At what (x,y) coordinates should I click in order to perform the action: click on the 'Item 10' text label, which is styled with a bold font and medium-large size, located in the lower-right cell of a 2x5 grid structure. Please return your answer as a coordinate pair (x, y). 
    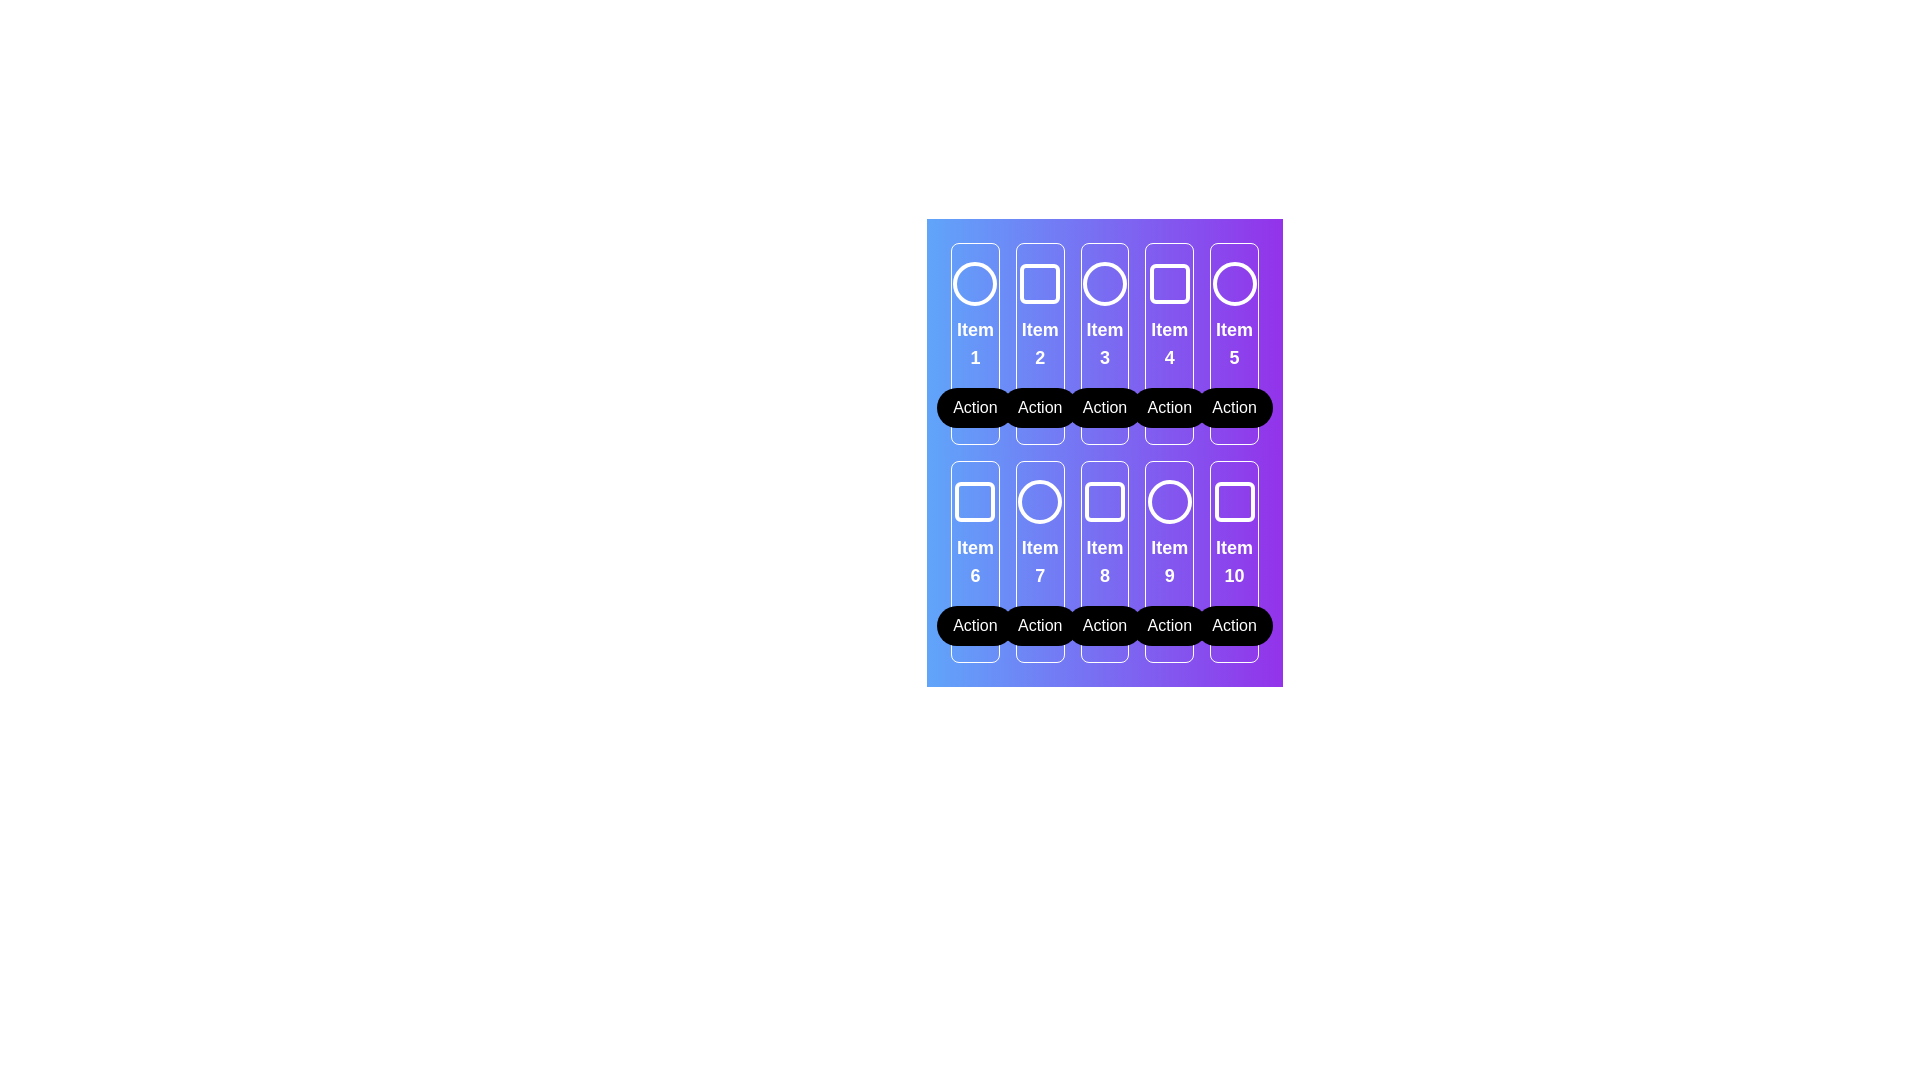
    Looking at the image, I should click on (1233, 562).